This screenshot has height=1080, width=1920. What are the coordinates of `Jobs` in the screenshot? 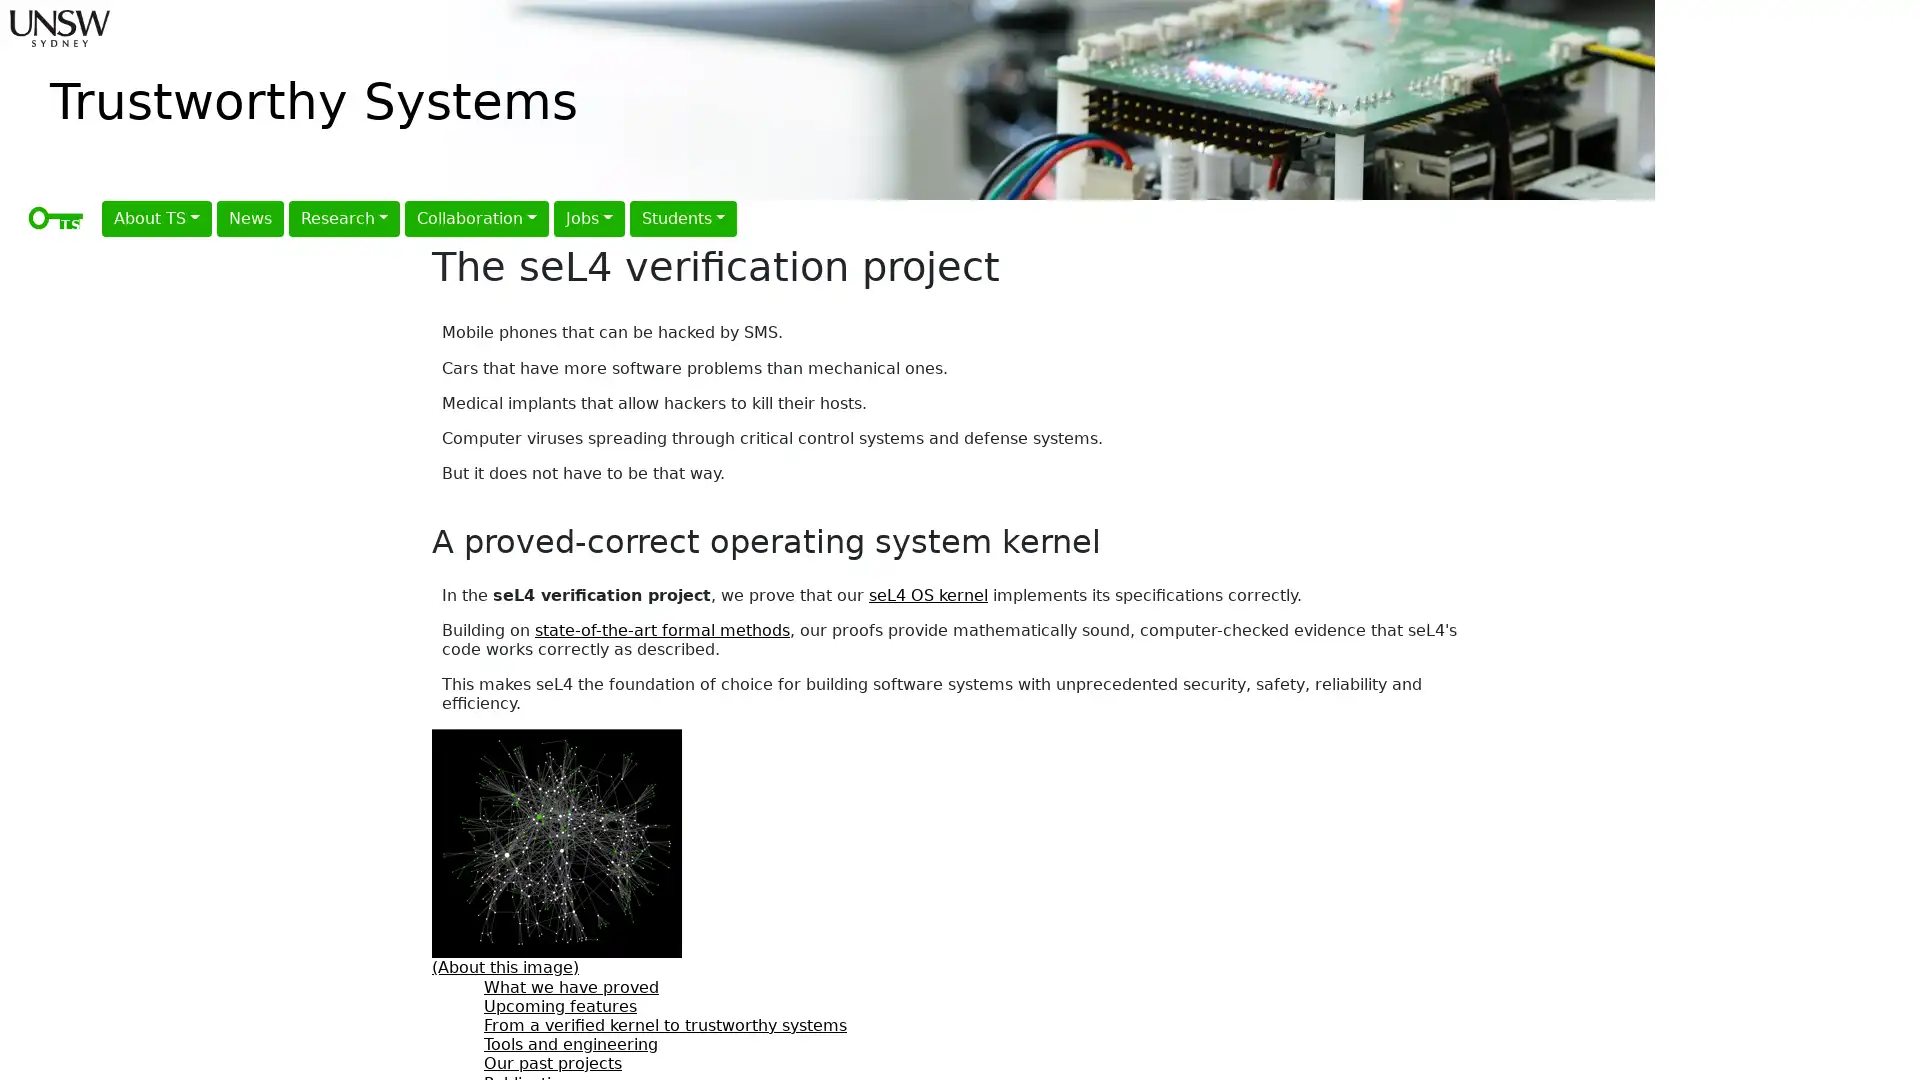 It's located at (588, 218).